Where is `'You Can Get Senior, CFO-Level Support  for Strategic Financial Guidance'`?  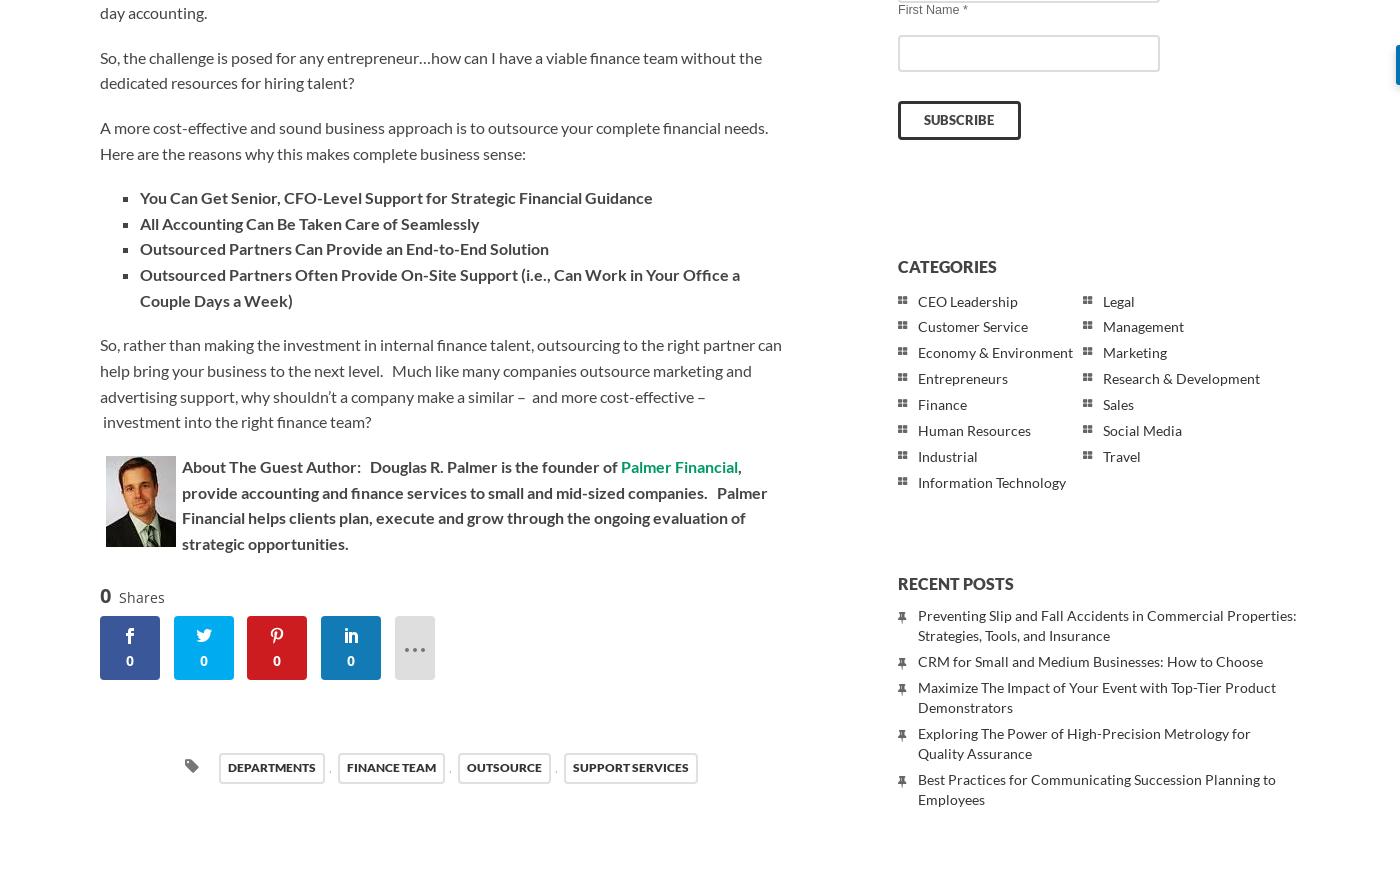 'You Can Get Senior, CFO-Level Support  for Strategic Financial Guidance' is located at coordinates (140, 197).